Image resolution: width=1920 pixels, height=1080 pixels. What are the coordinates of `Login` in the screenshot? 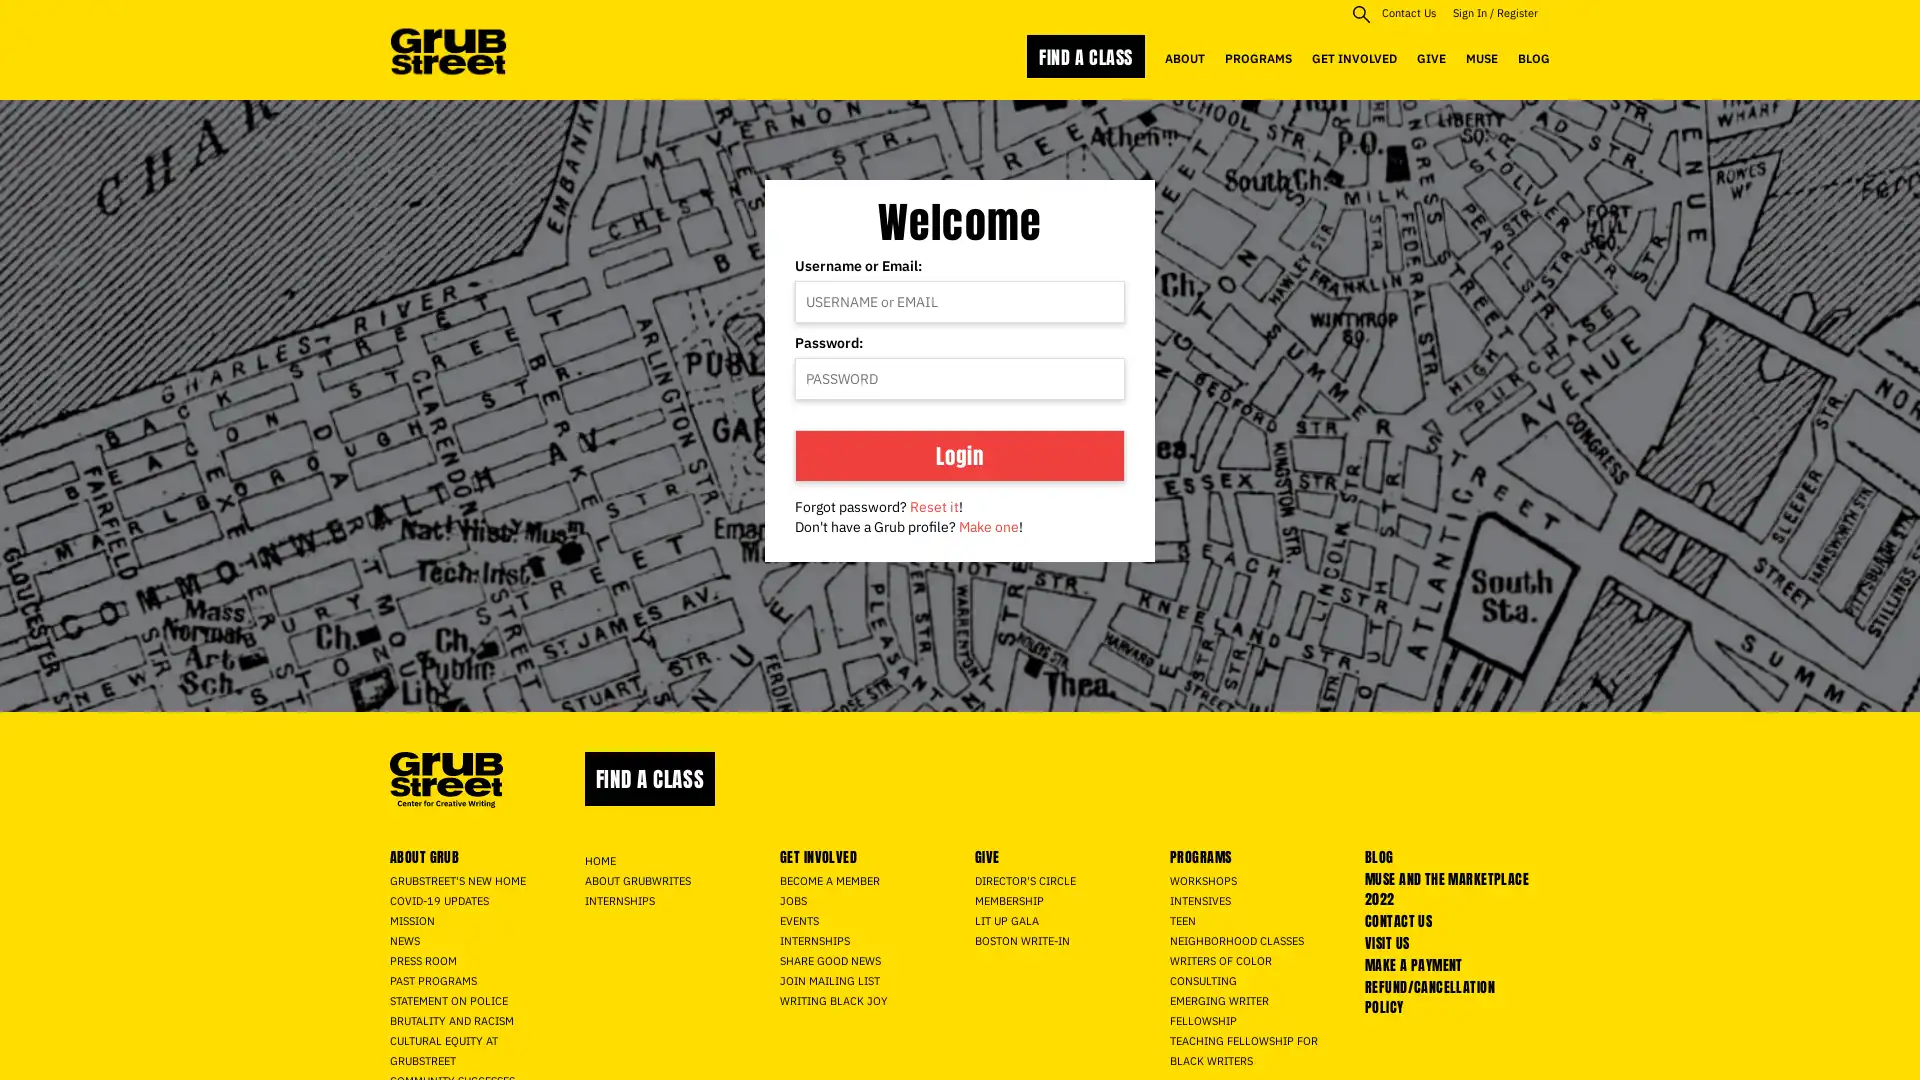 It's located at (960, 455).